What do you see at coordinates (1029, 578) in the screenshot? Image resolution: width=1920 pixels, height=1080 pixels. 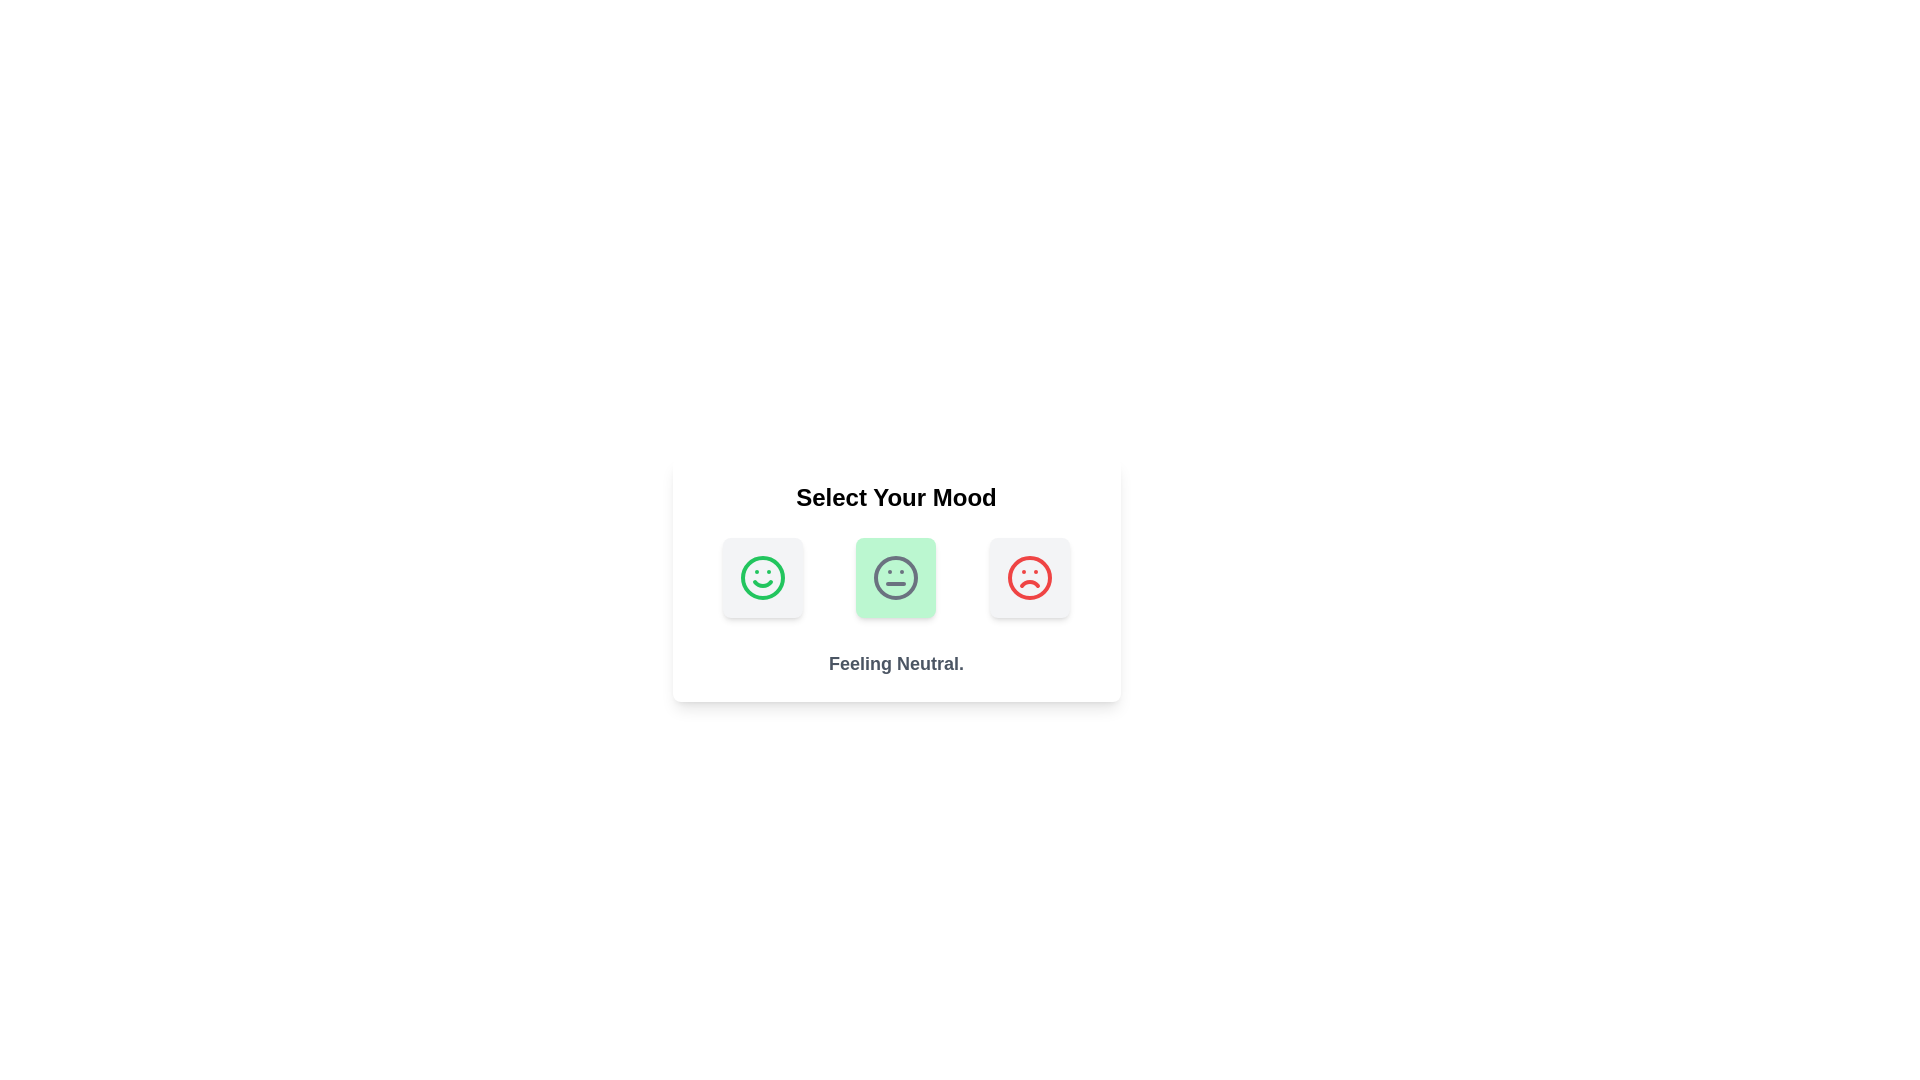 I see `the rightmost button in the mood selection group` at bounding box center [1029, 578].